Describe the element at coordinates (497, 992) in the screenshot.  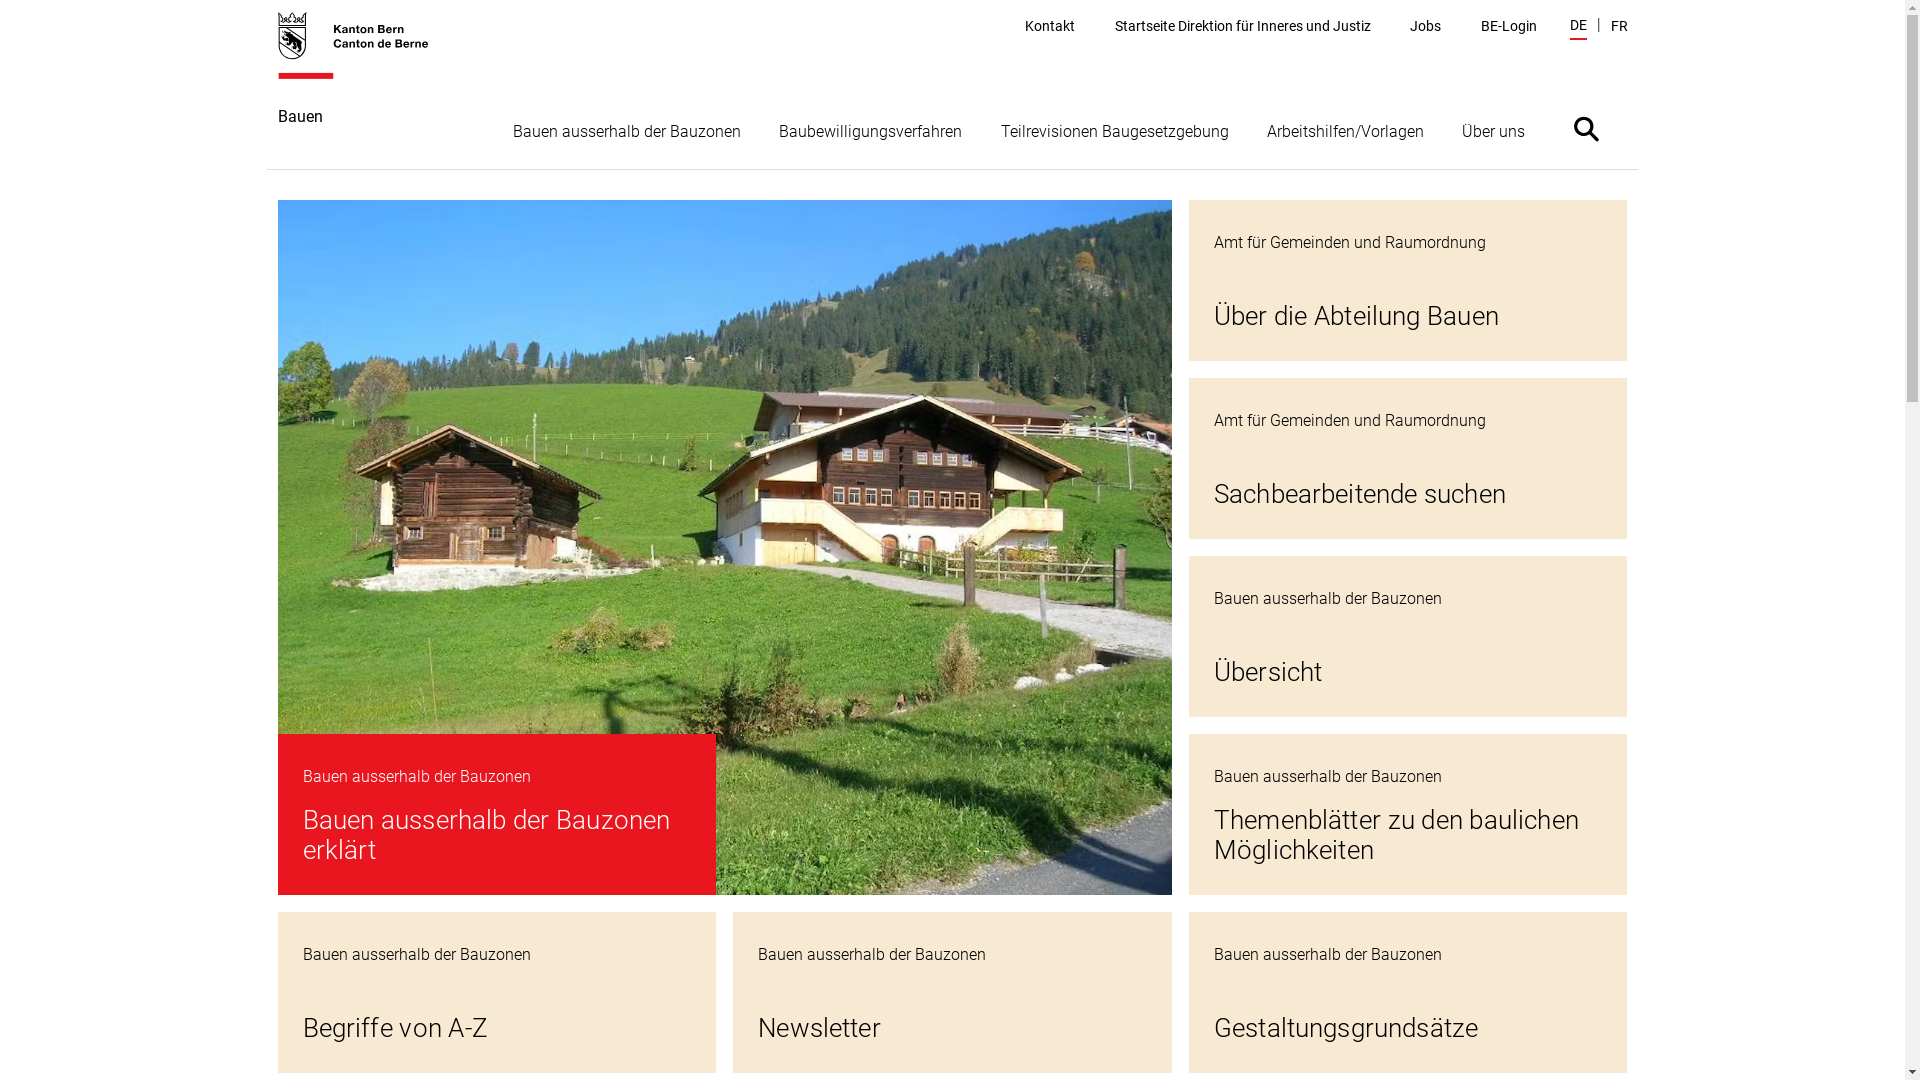
I see `'Begriffe von A-Z` at that location.